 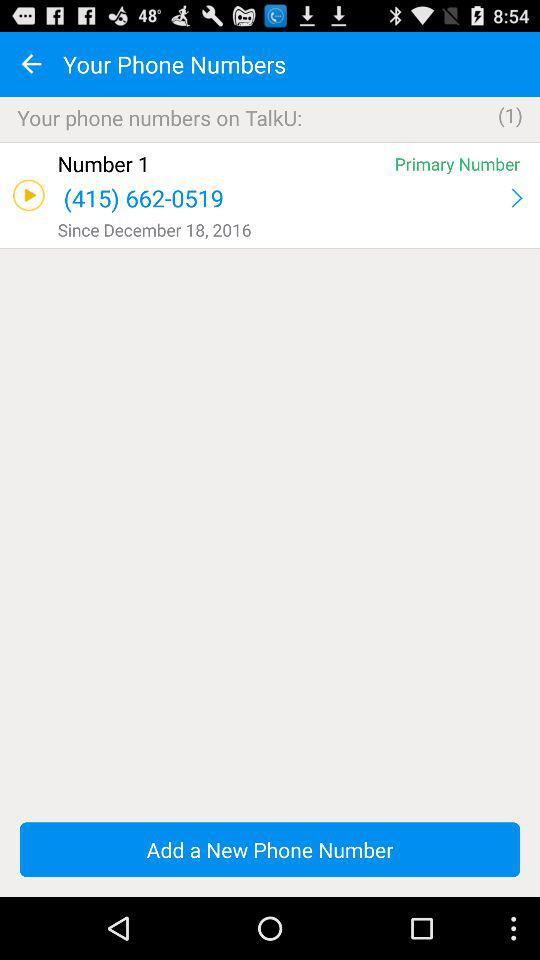 I want to click on the app next to the primary number, so click(x=221, y=162).